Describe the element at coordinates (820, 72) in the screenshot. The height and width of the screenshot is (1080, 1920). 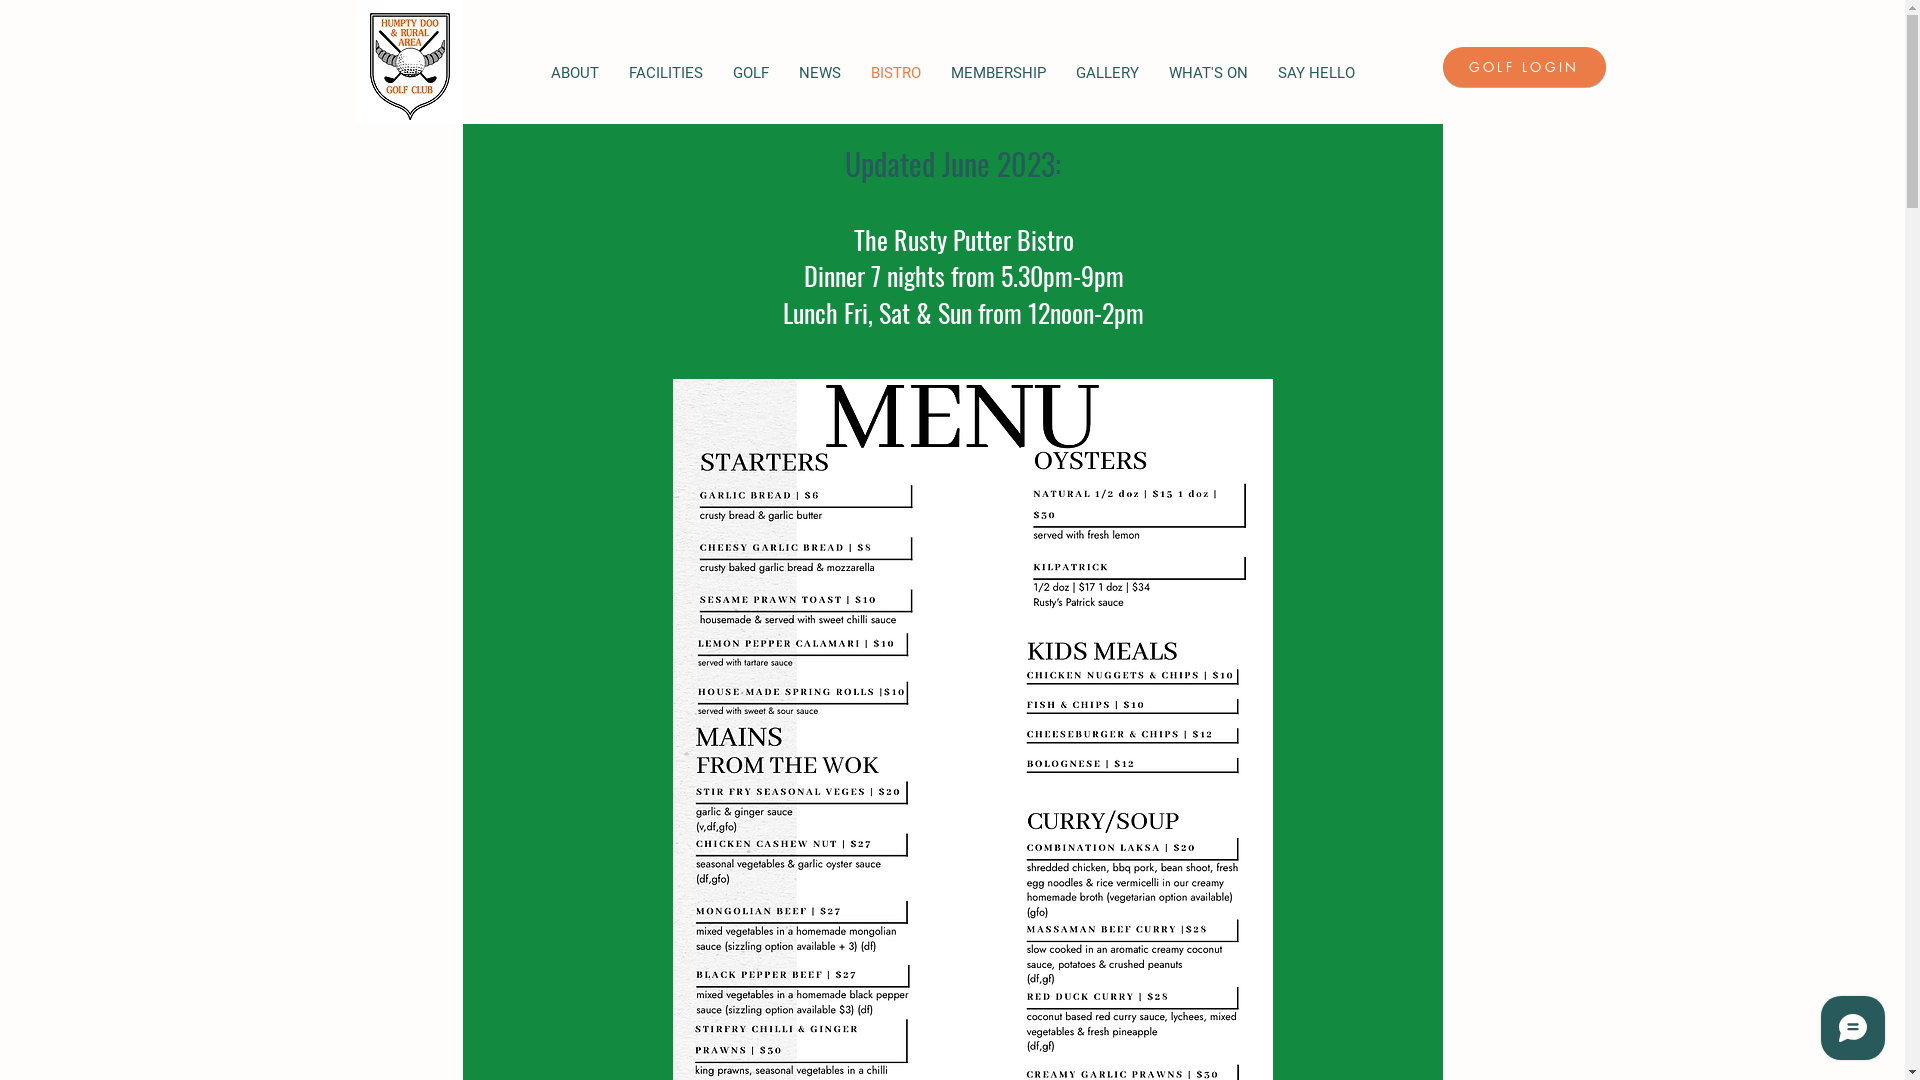
I see `'NEWS'` at that location.